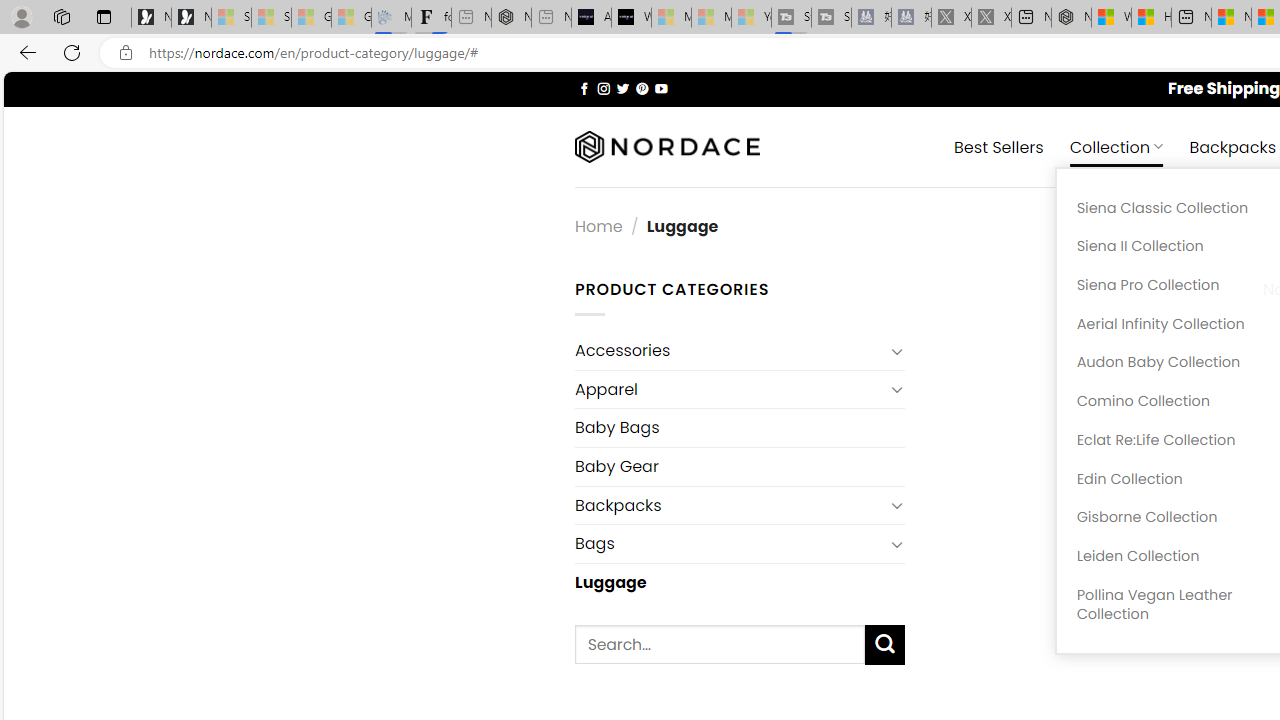 This screenshot has height=720, width=1280. I want to click on 'Home', so click(598, 226).